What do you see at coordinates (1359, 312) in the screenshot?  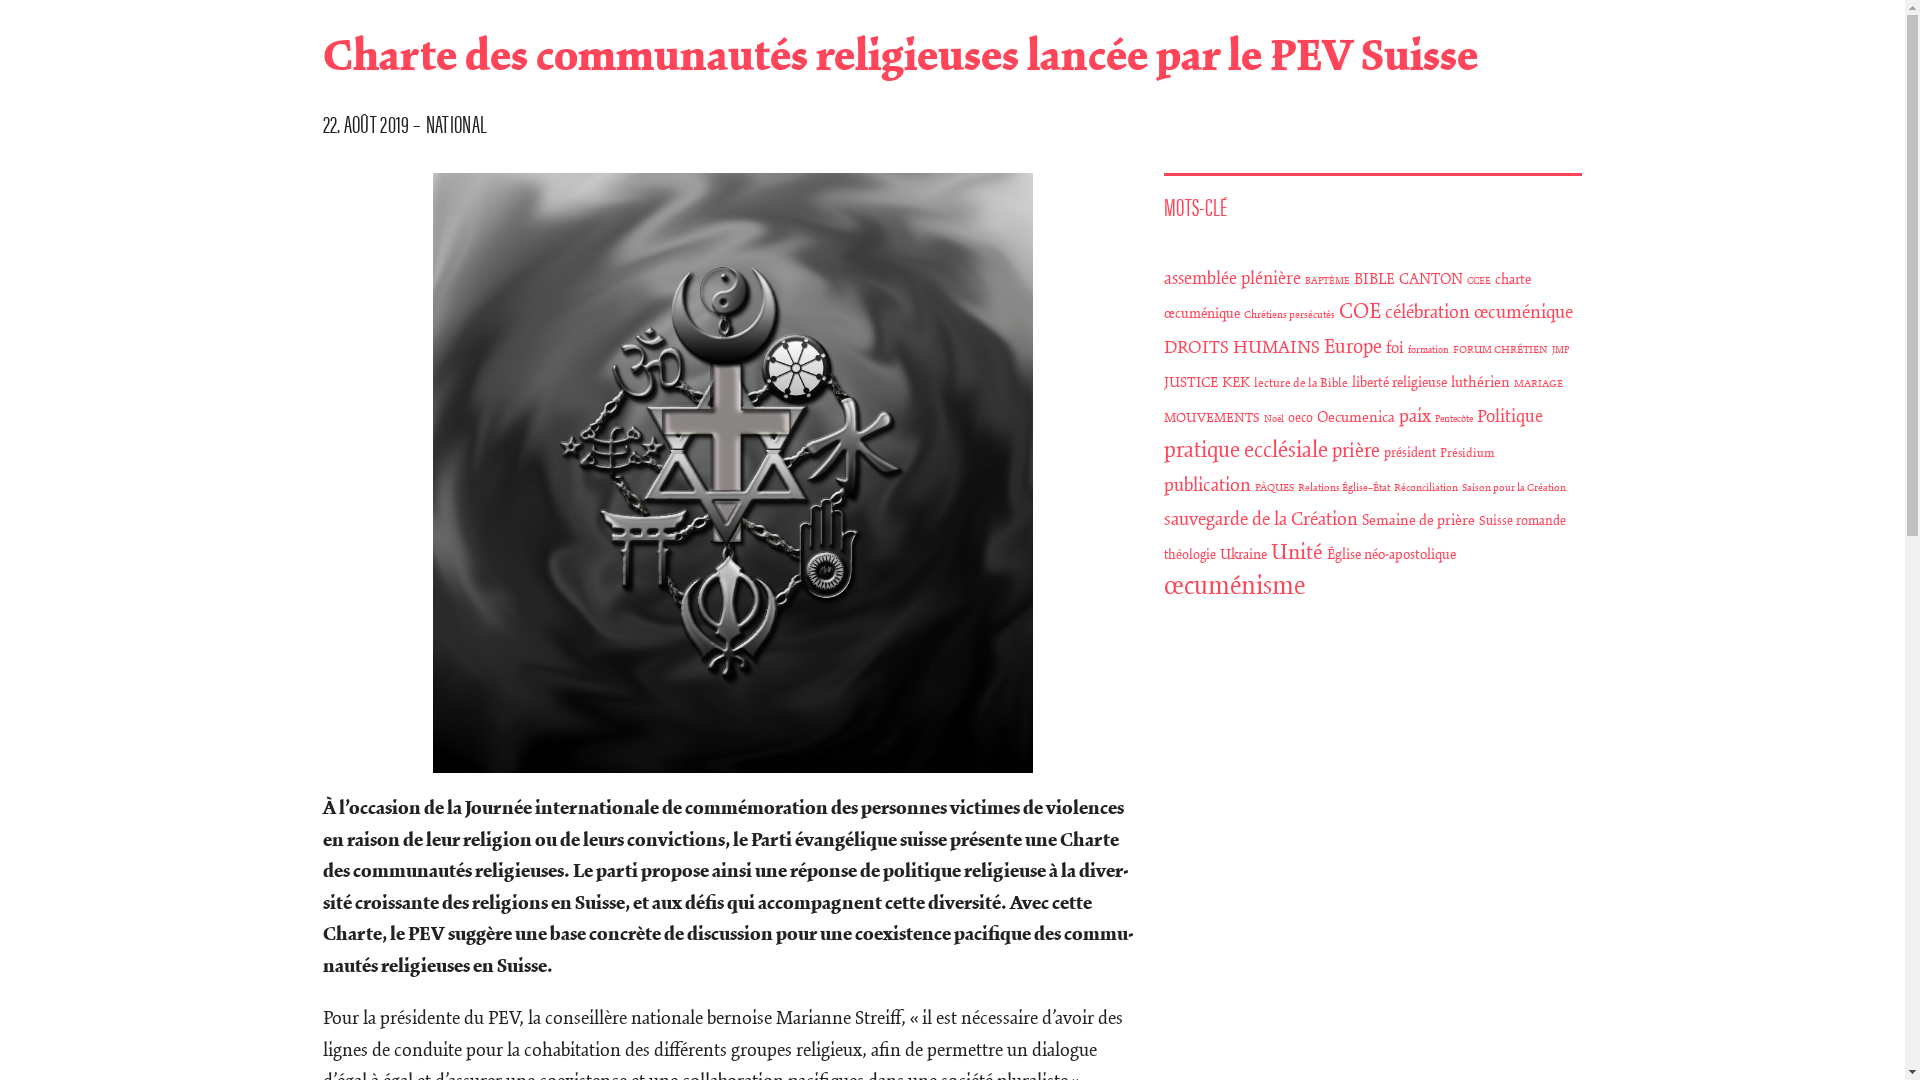 I see `'COE'` at bounding box center [1359, 312].